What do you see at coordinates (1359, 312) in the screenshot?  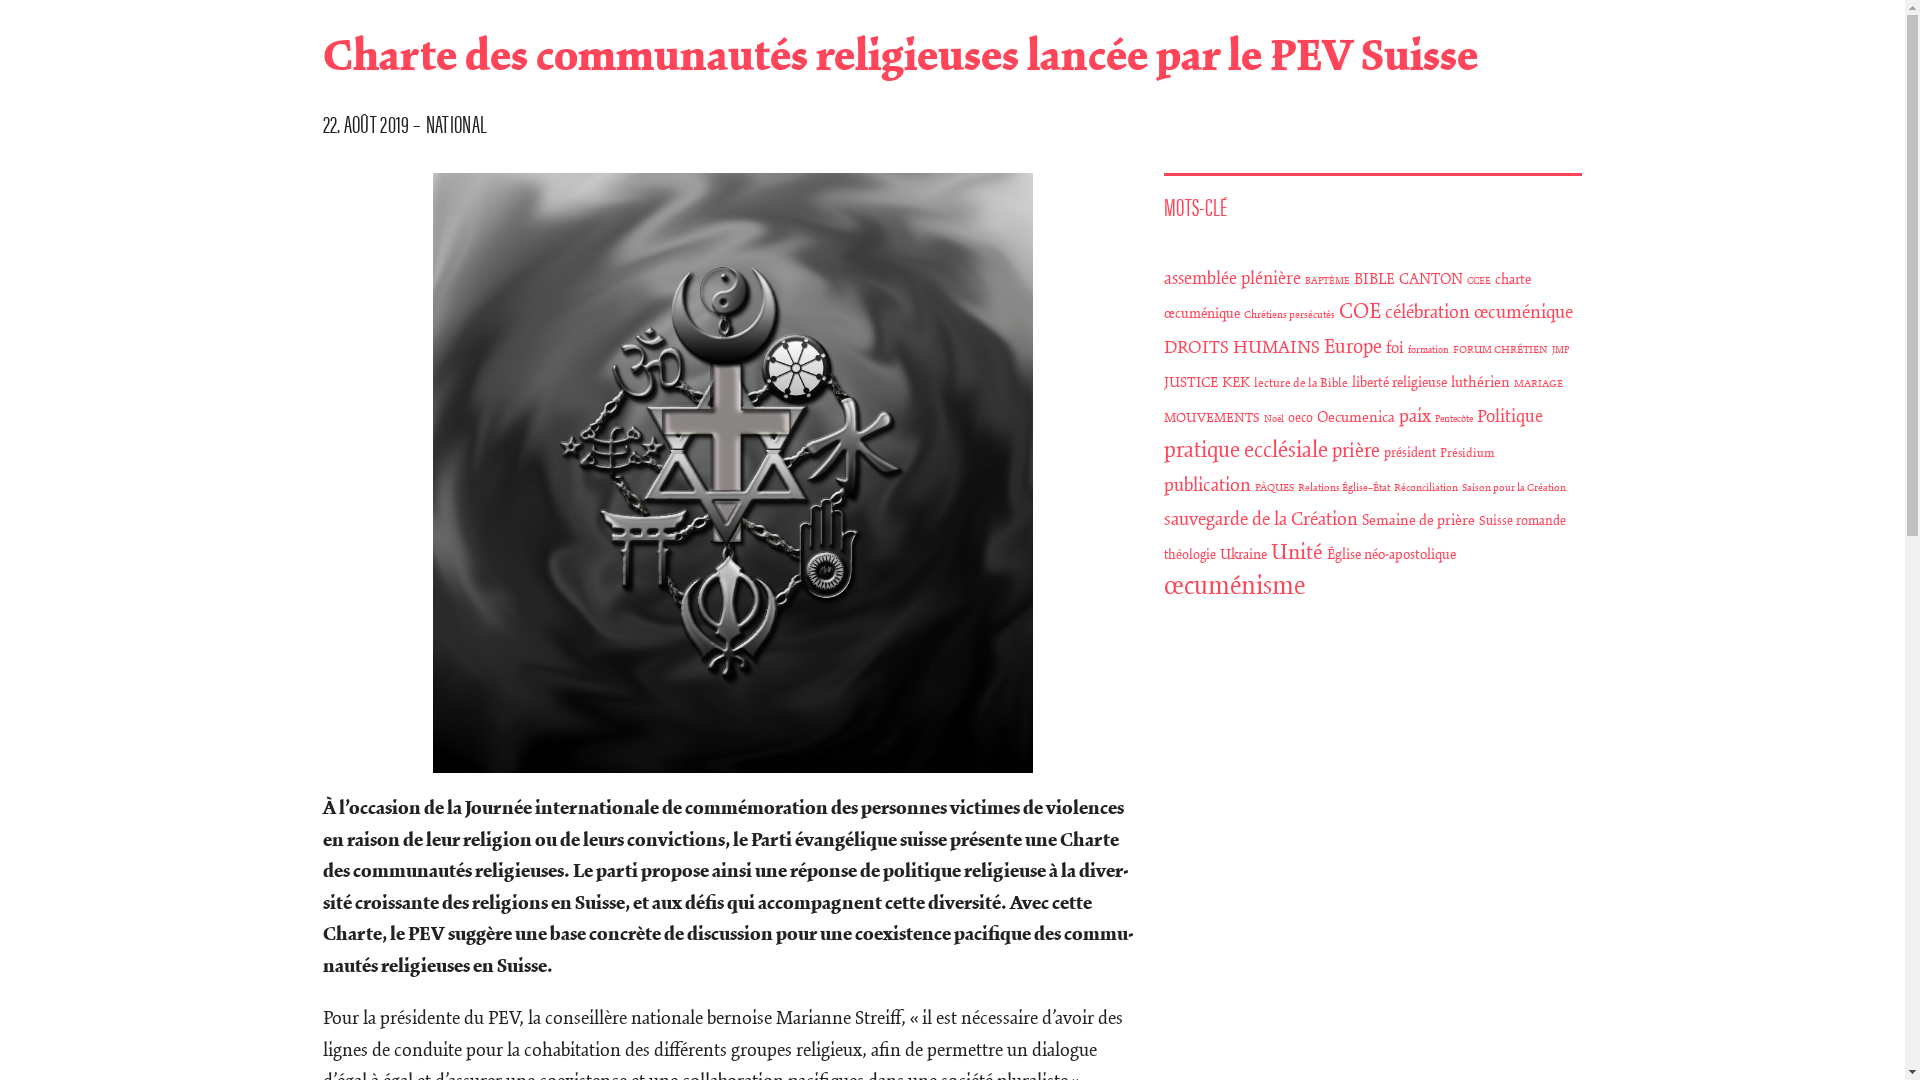 I see `'COE'` at bounding box center [1359, 312].